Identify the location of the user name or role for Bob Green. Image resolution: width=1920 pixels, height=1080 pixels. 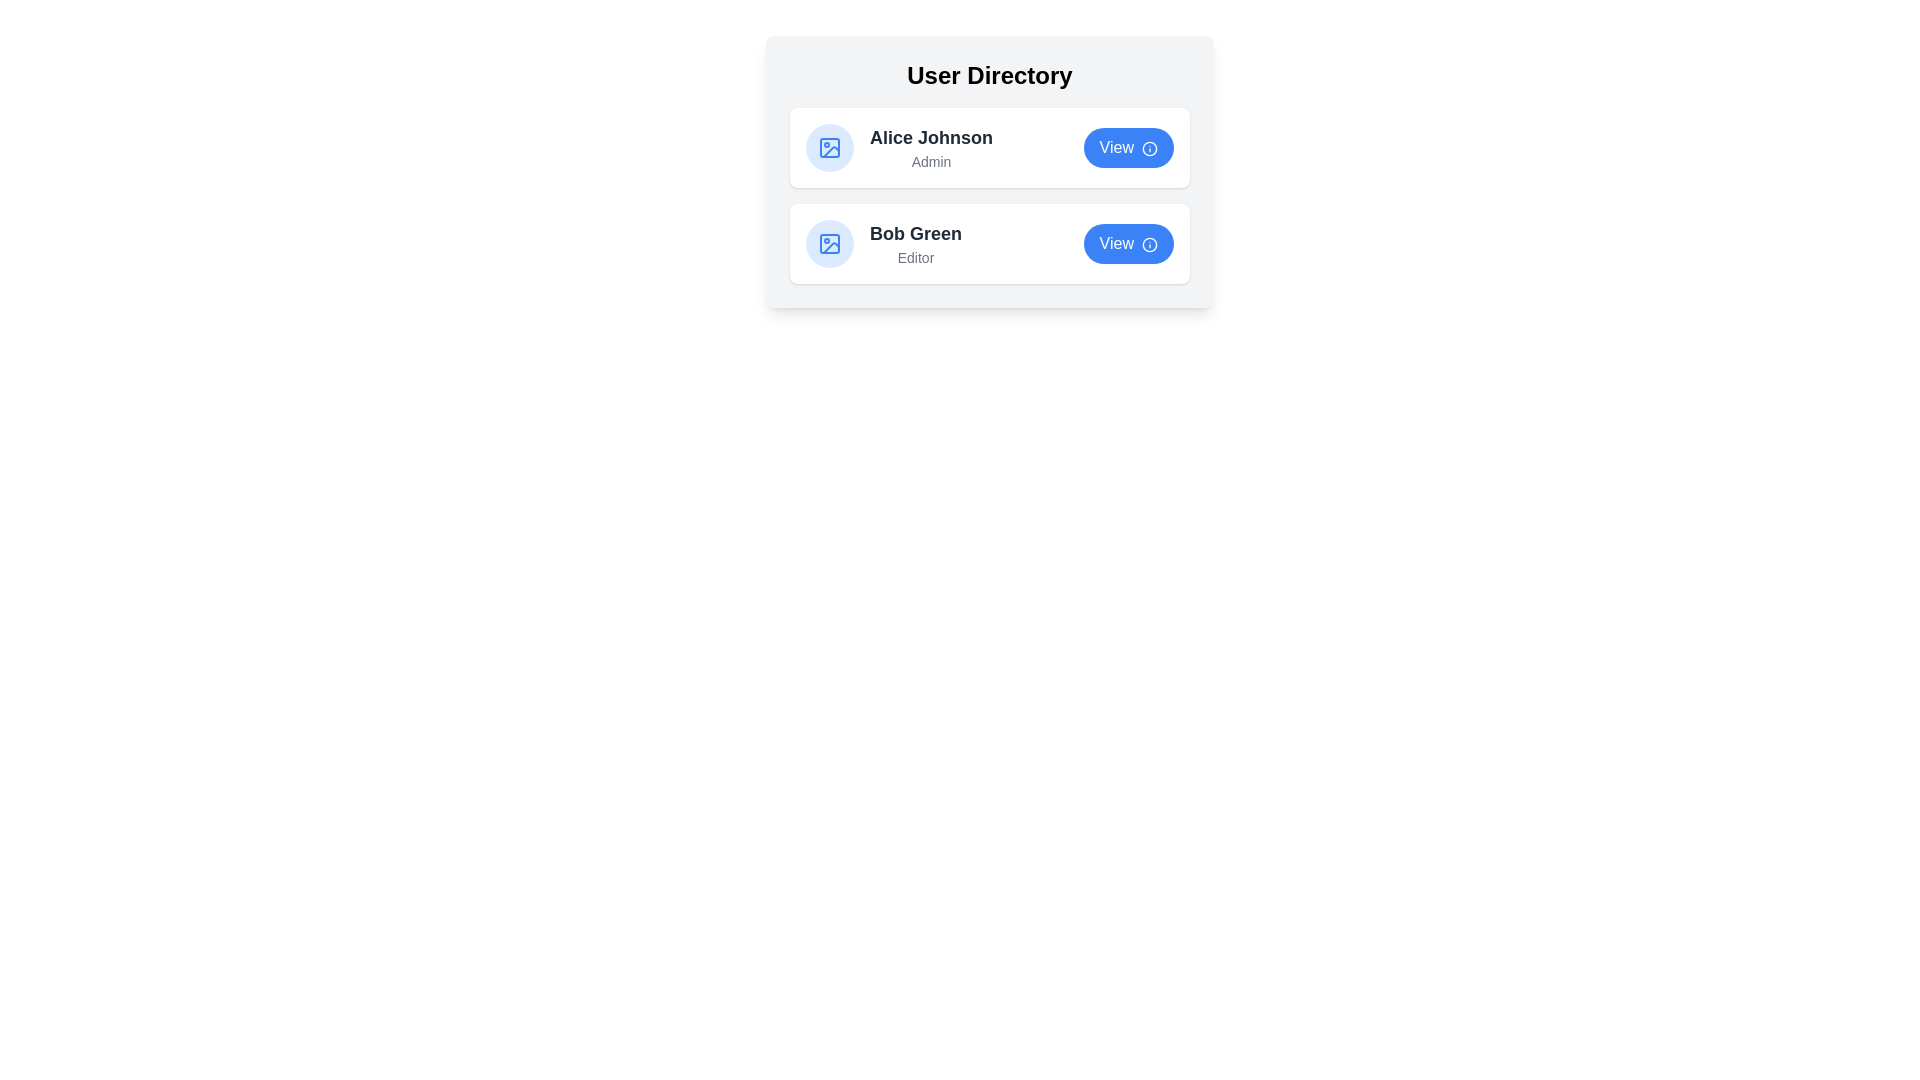
(915, 233).